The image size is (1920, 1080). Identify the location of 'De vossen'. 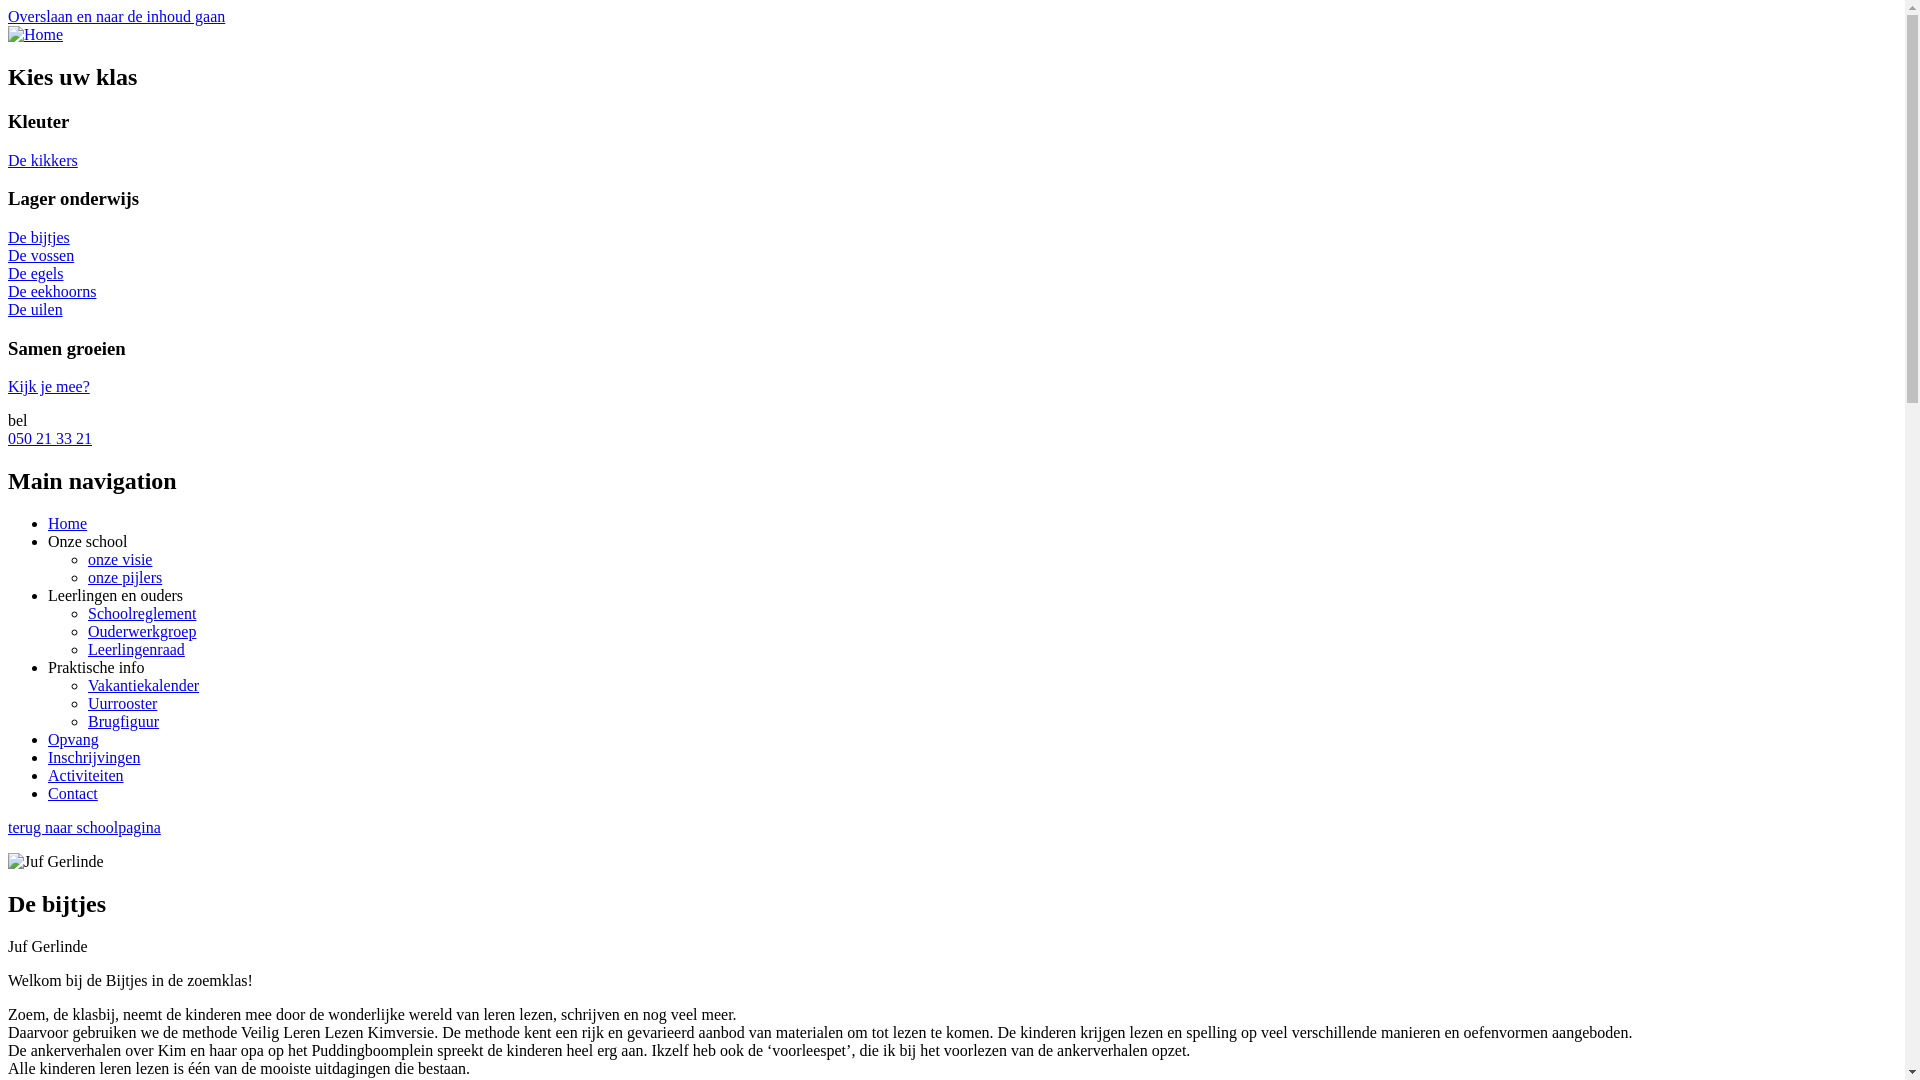
(41, 254).